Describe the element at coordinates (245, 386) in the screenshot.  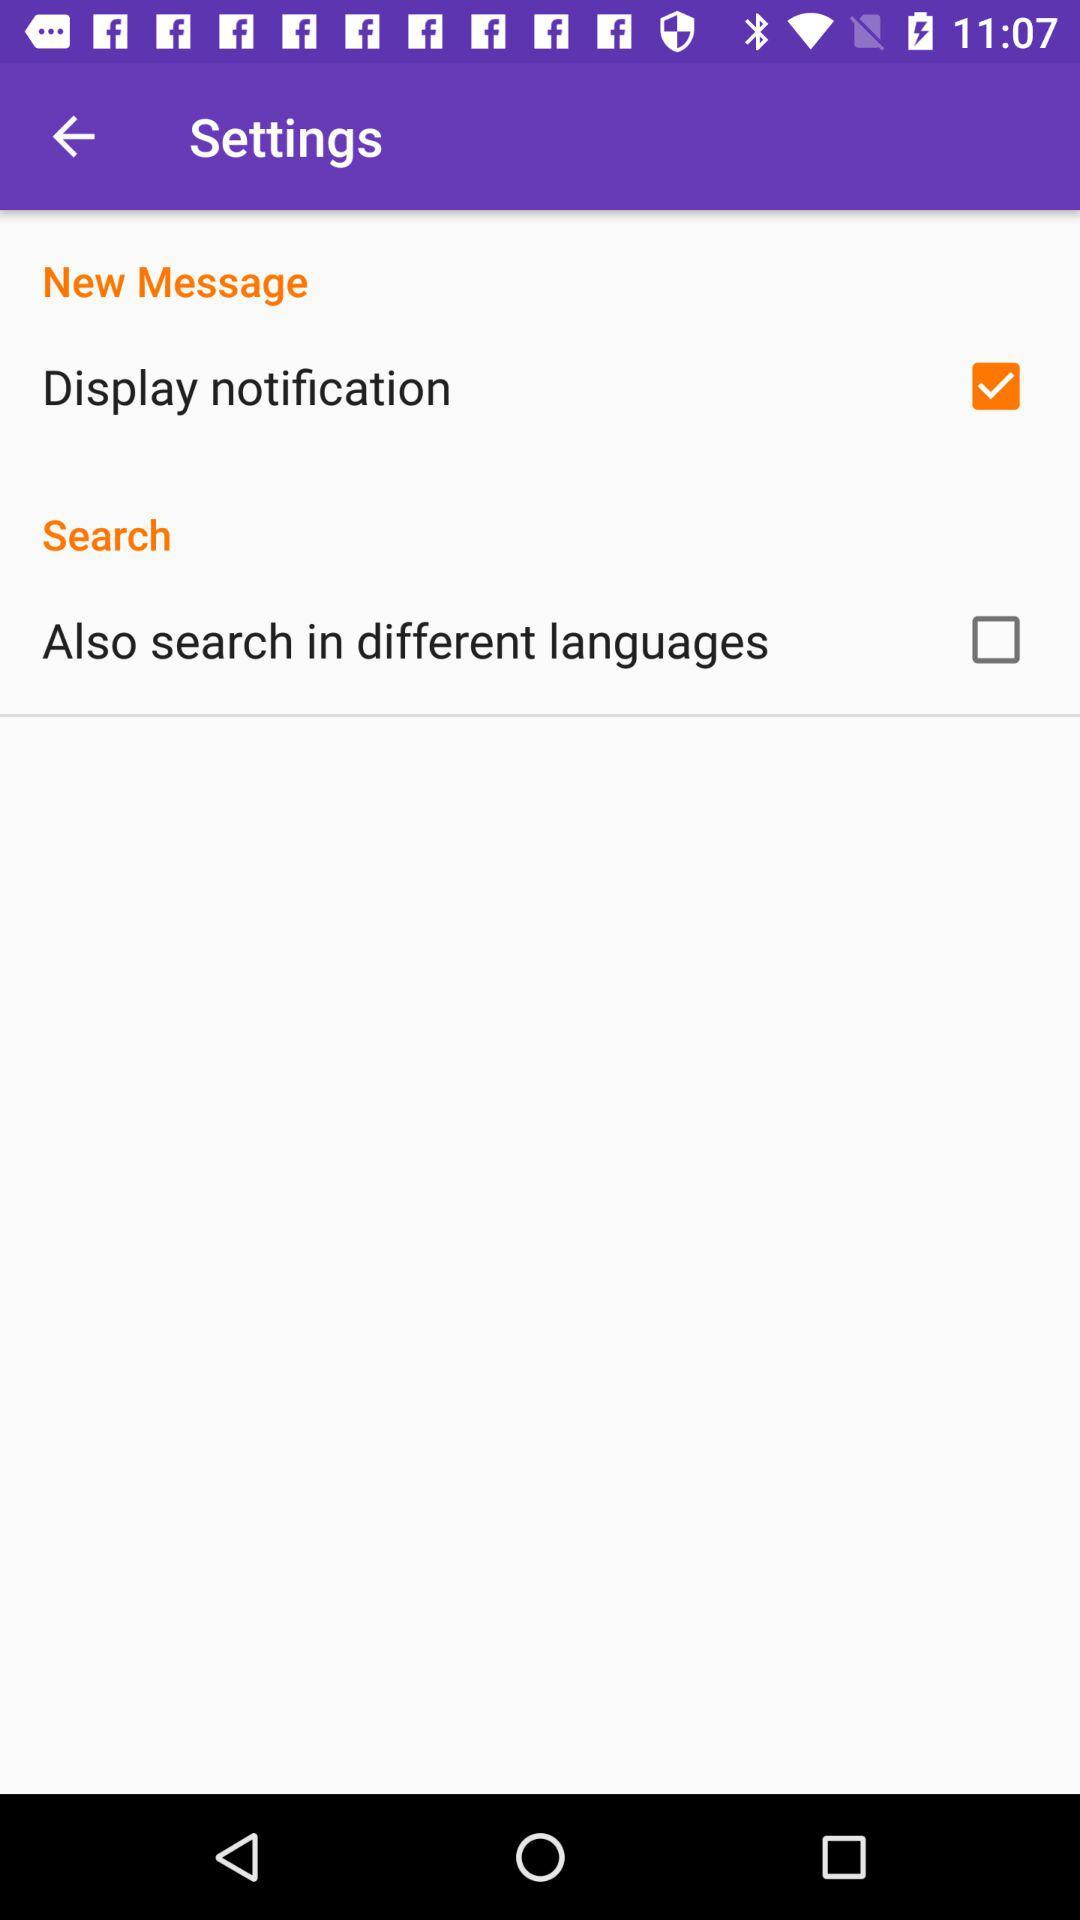
I see `display notification item` at that location.